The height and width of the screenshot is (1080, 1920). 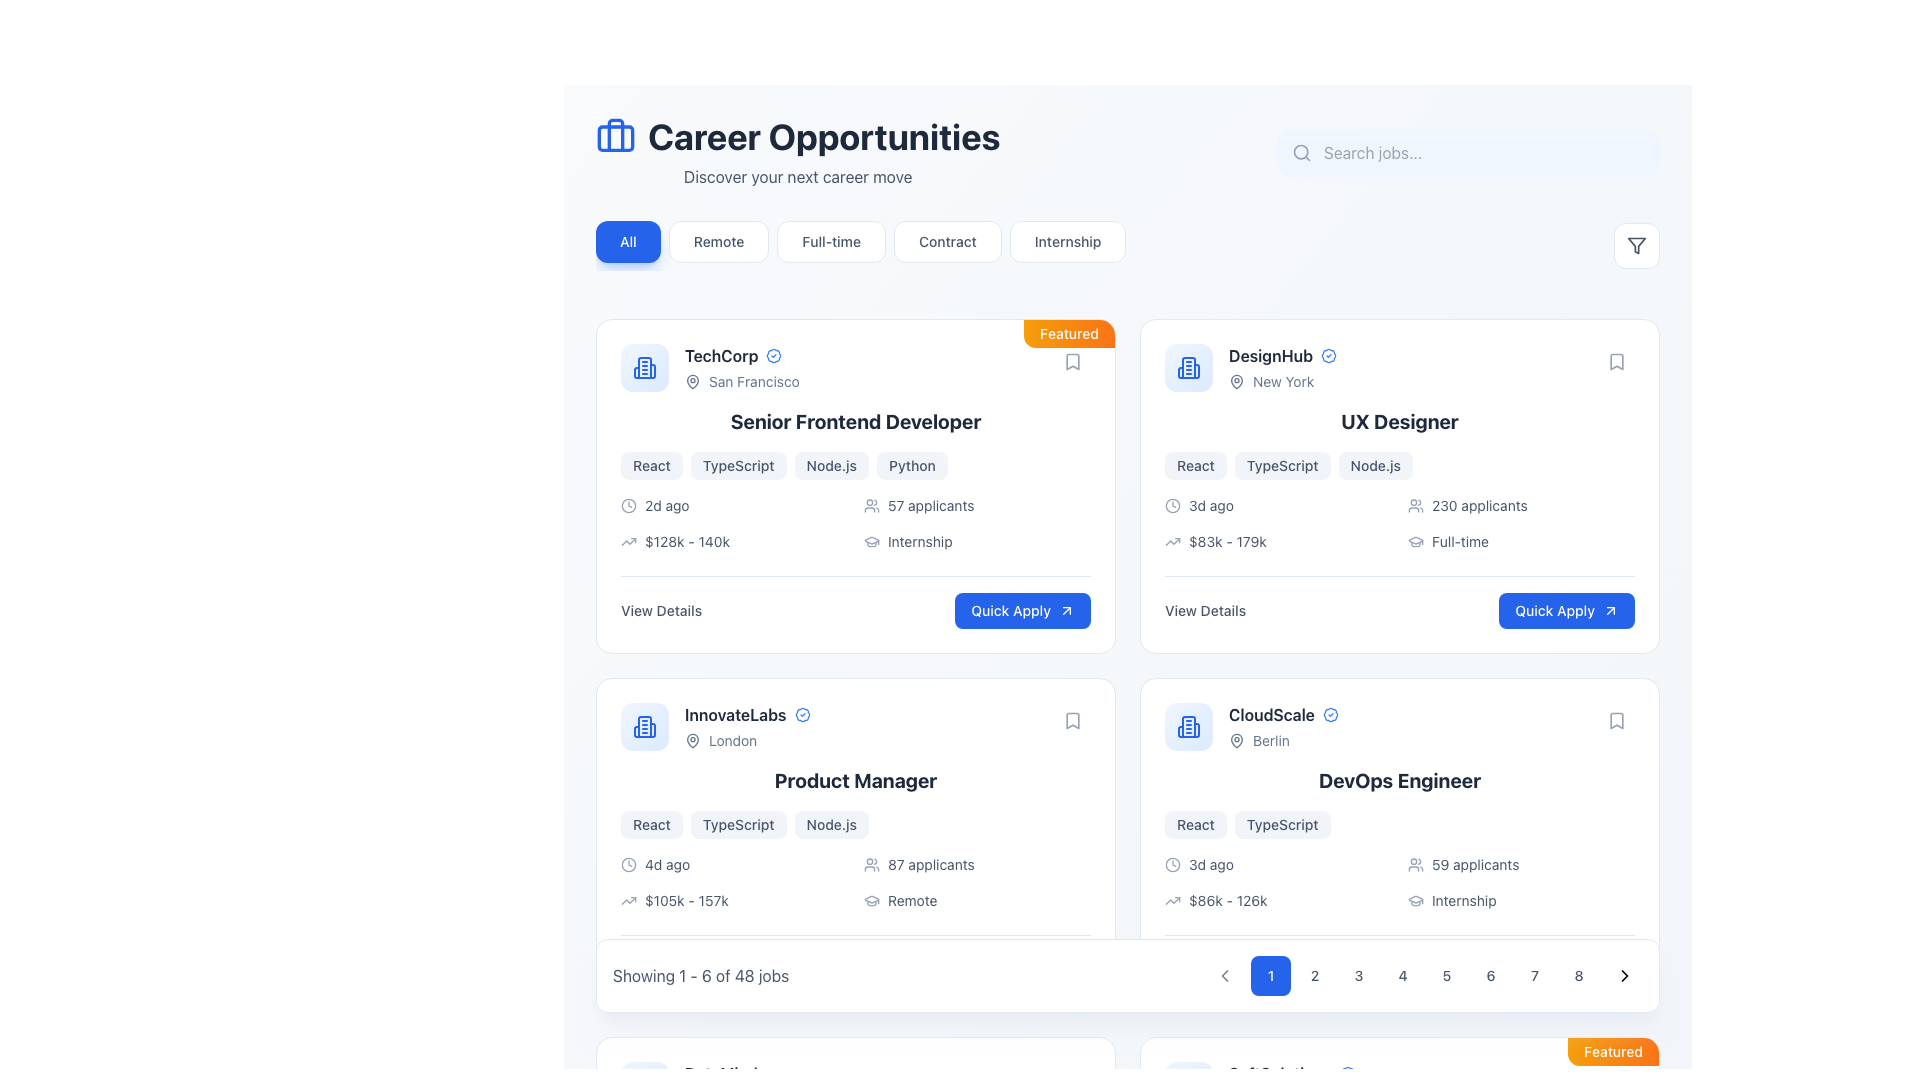 What do you see at coordinates (692, 381) in the screenshot?
I see `the map pin icon located next to the text 'San Francisco' in the job posting card, which indicates the geographic location of the job` at bounding box center [692, 381].